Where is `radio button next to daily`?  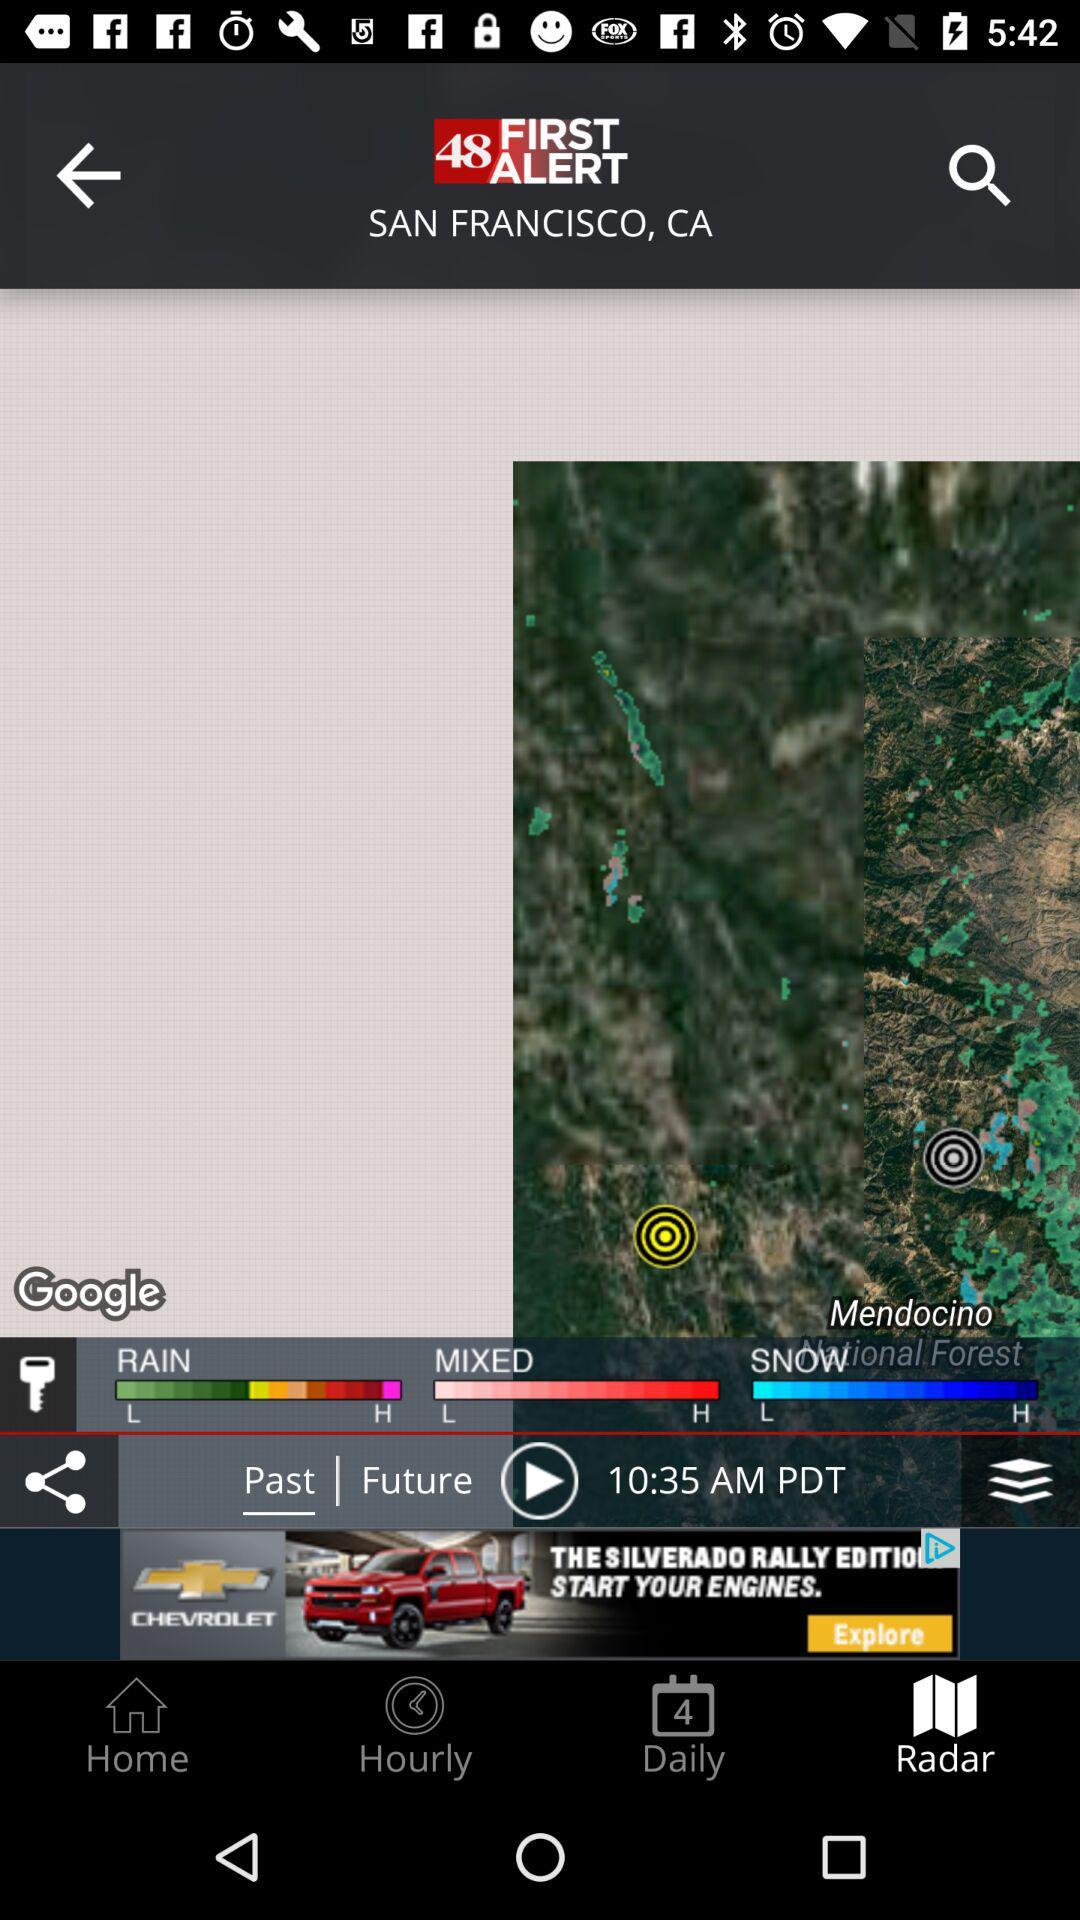
radio button next to daily is located at coordinates (413, 1726).